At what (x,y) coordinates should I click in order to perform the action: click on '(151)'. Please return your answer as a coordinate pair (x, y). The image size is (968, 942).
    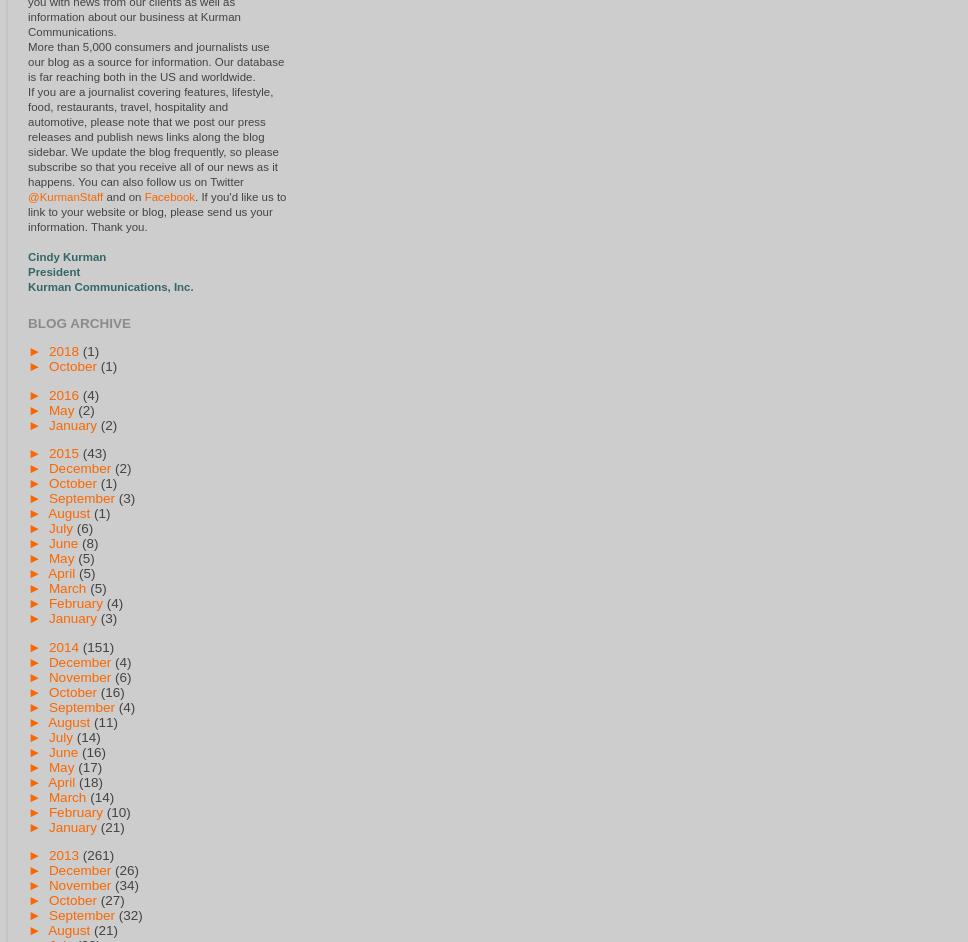
    Looking at the image, I should click on (97, 645).